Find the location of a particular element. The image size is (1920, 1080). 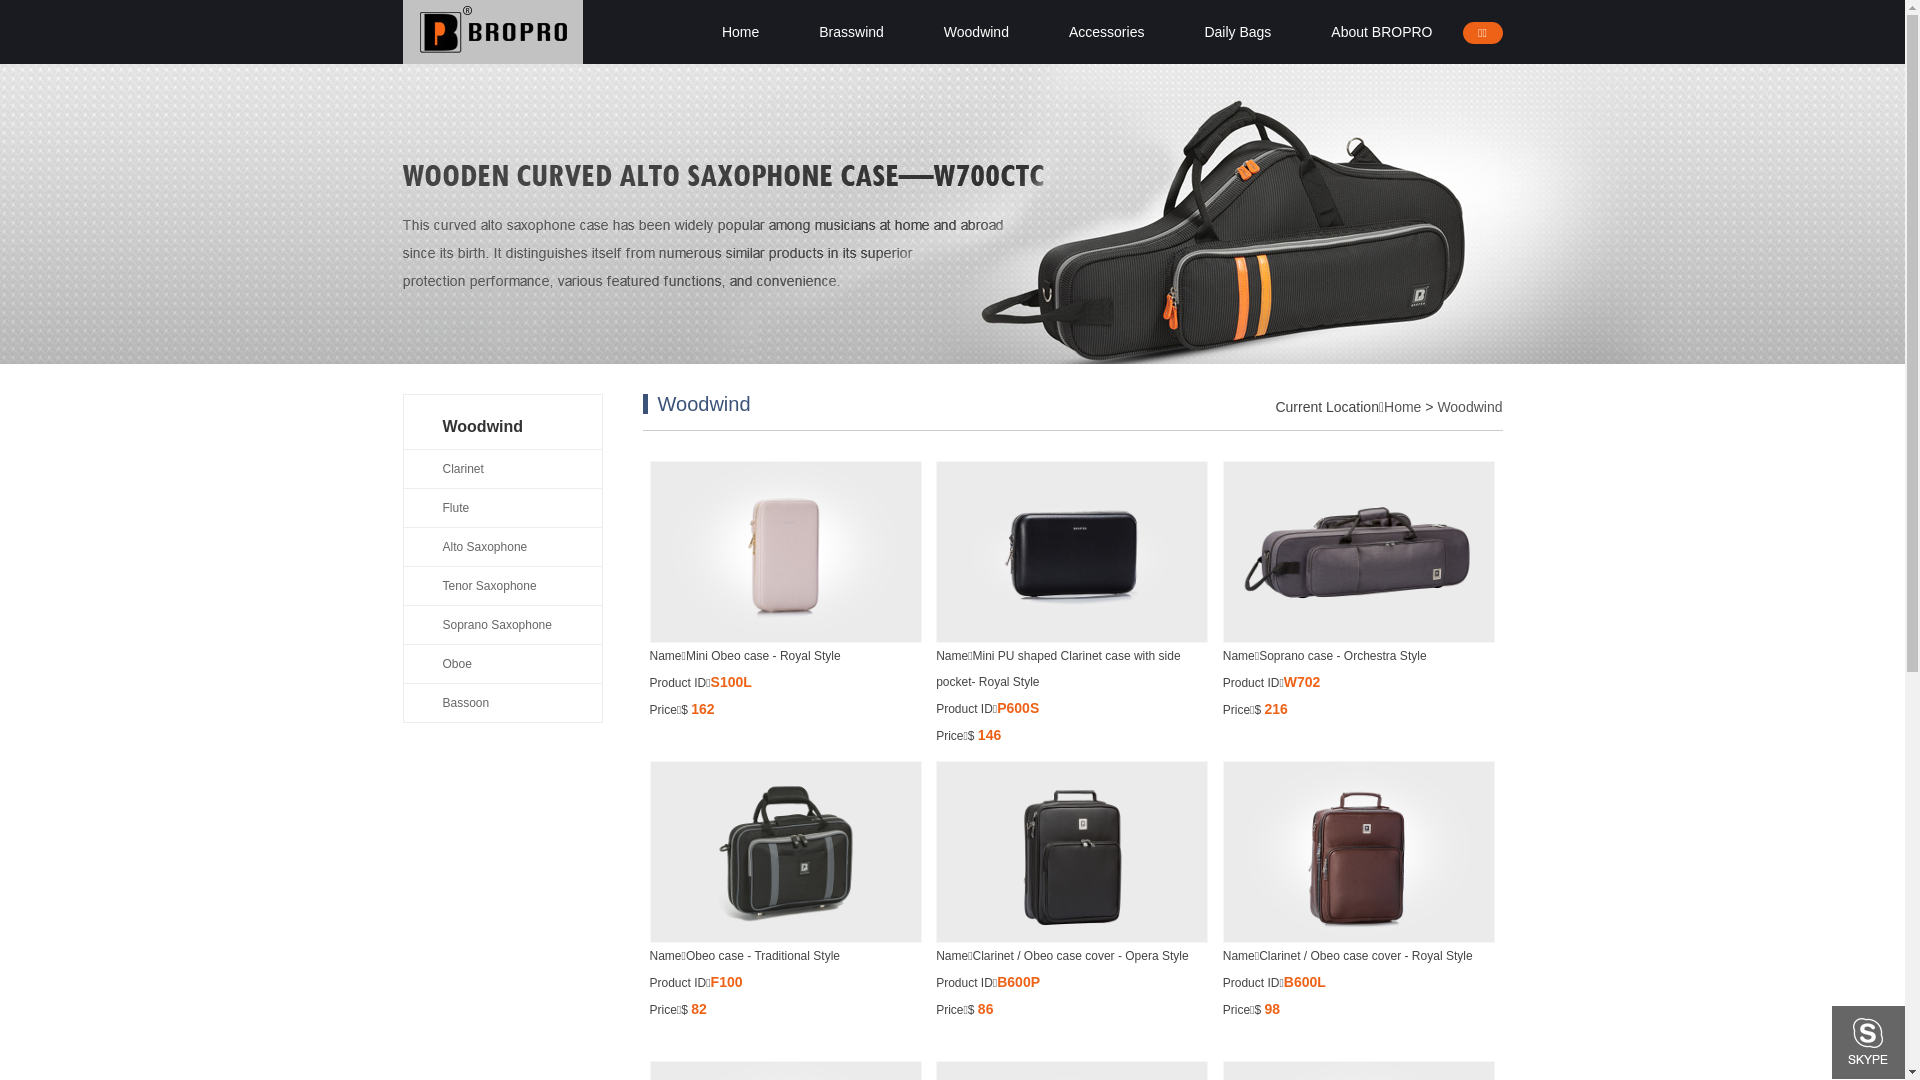

'Soprano Saxophone' is located at coordinates (401, 623).